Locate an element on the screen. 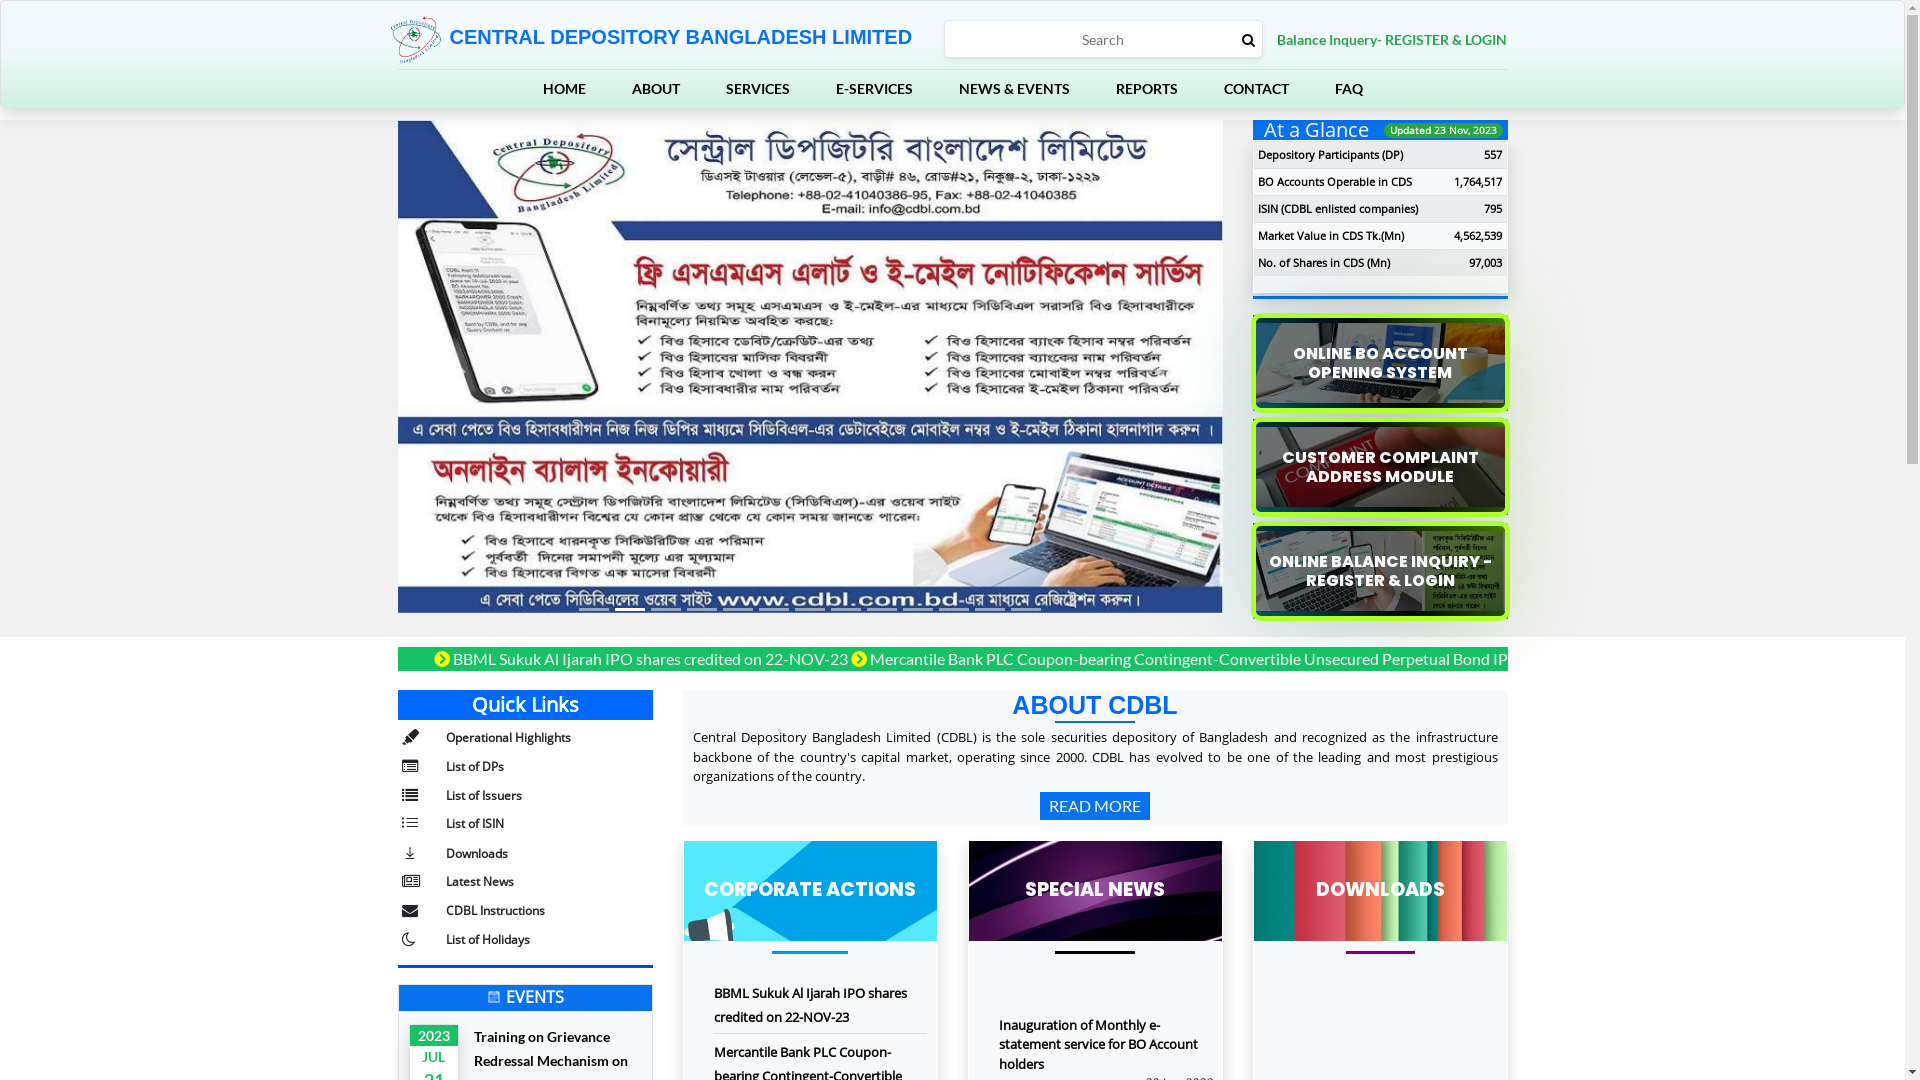 Image resolution: width=1920 pixels, height=1080 pixels. 'Market Value in CDS Tk.(Mn)' is located at coordinates (1330, 234).